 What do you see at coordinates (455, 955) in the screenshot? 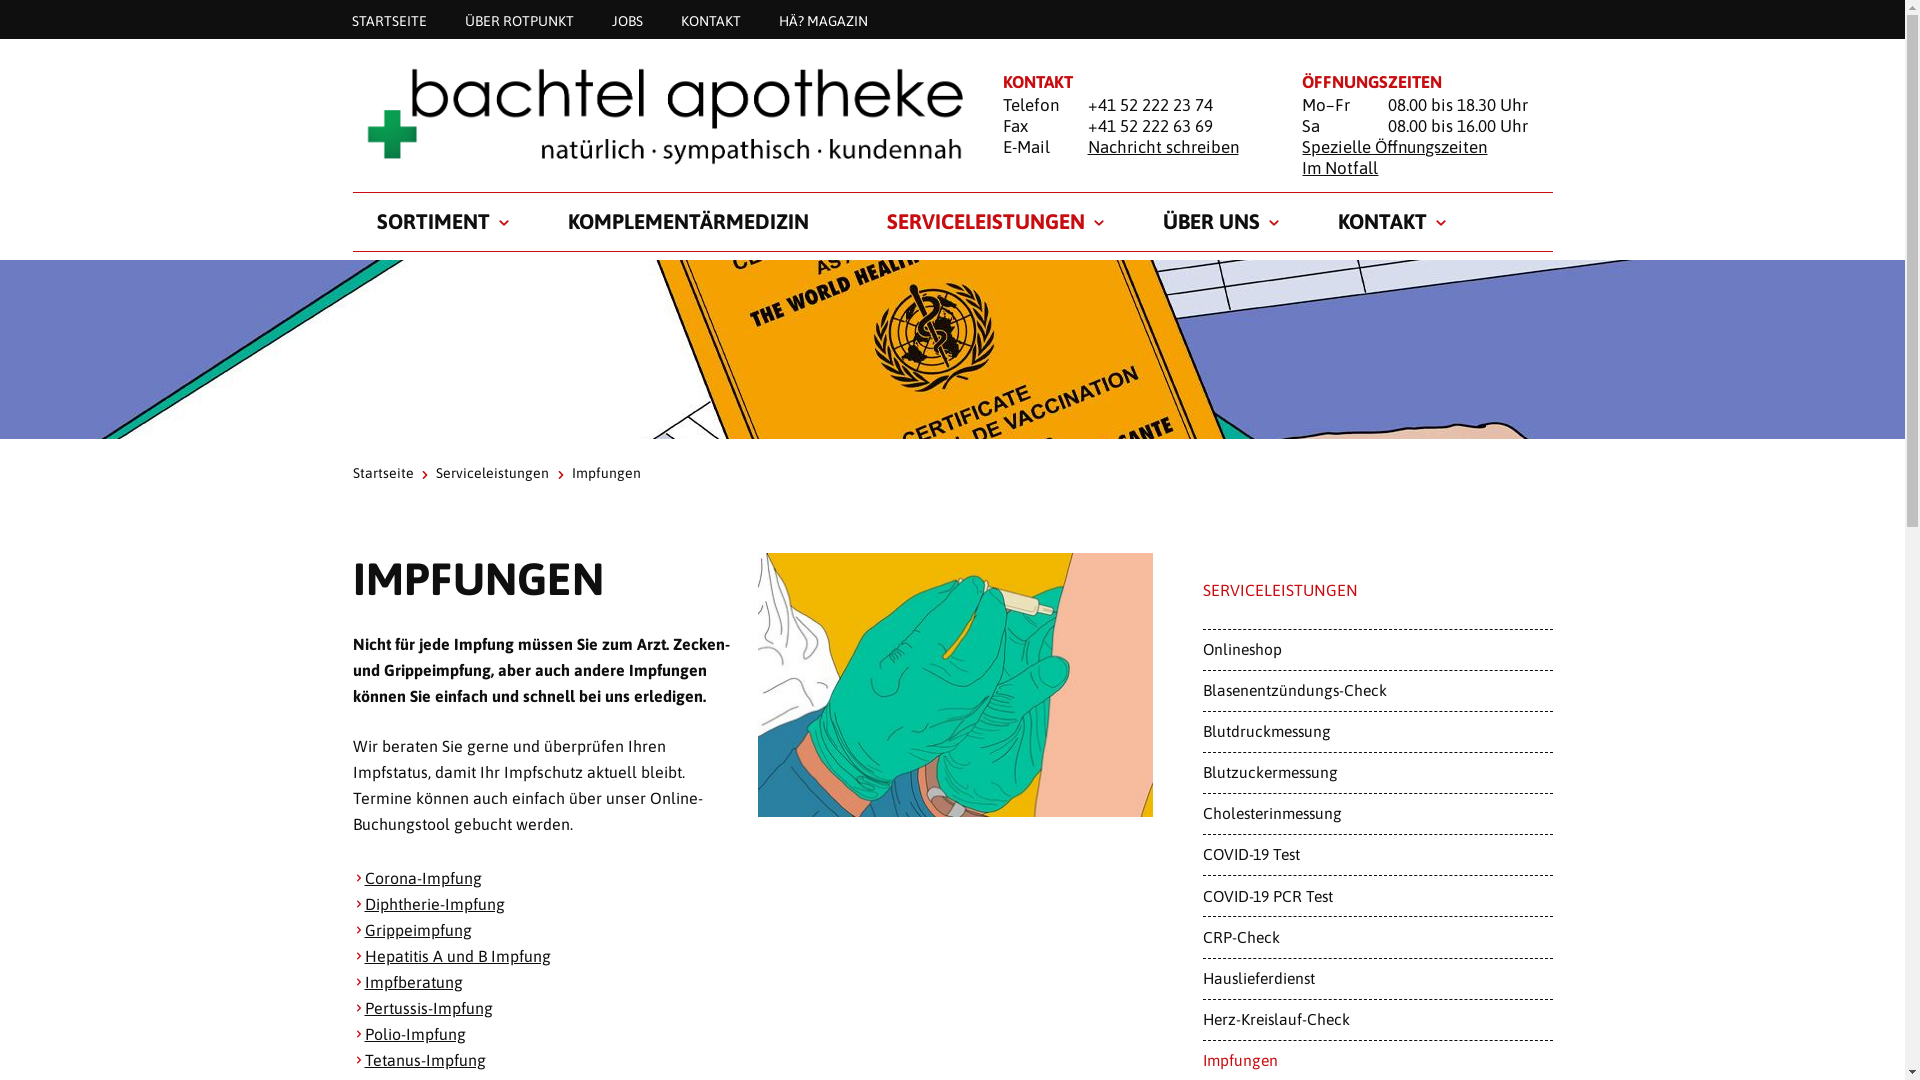
I see `'Hepatitis A und B Impfung'` at bounding box center [455, 955].